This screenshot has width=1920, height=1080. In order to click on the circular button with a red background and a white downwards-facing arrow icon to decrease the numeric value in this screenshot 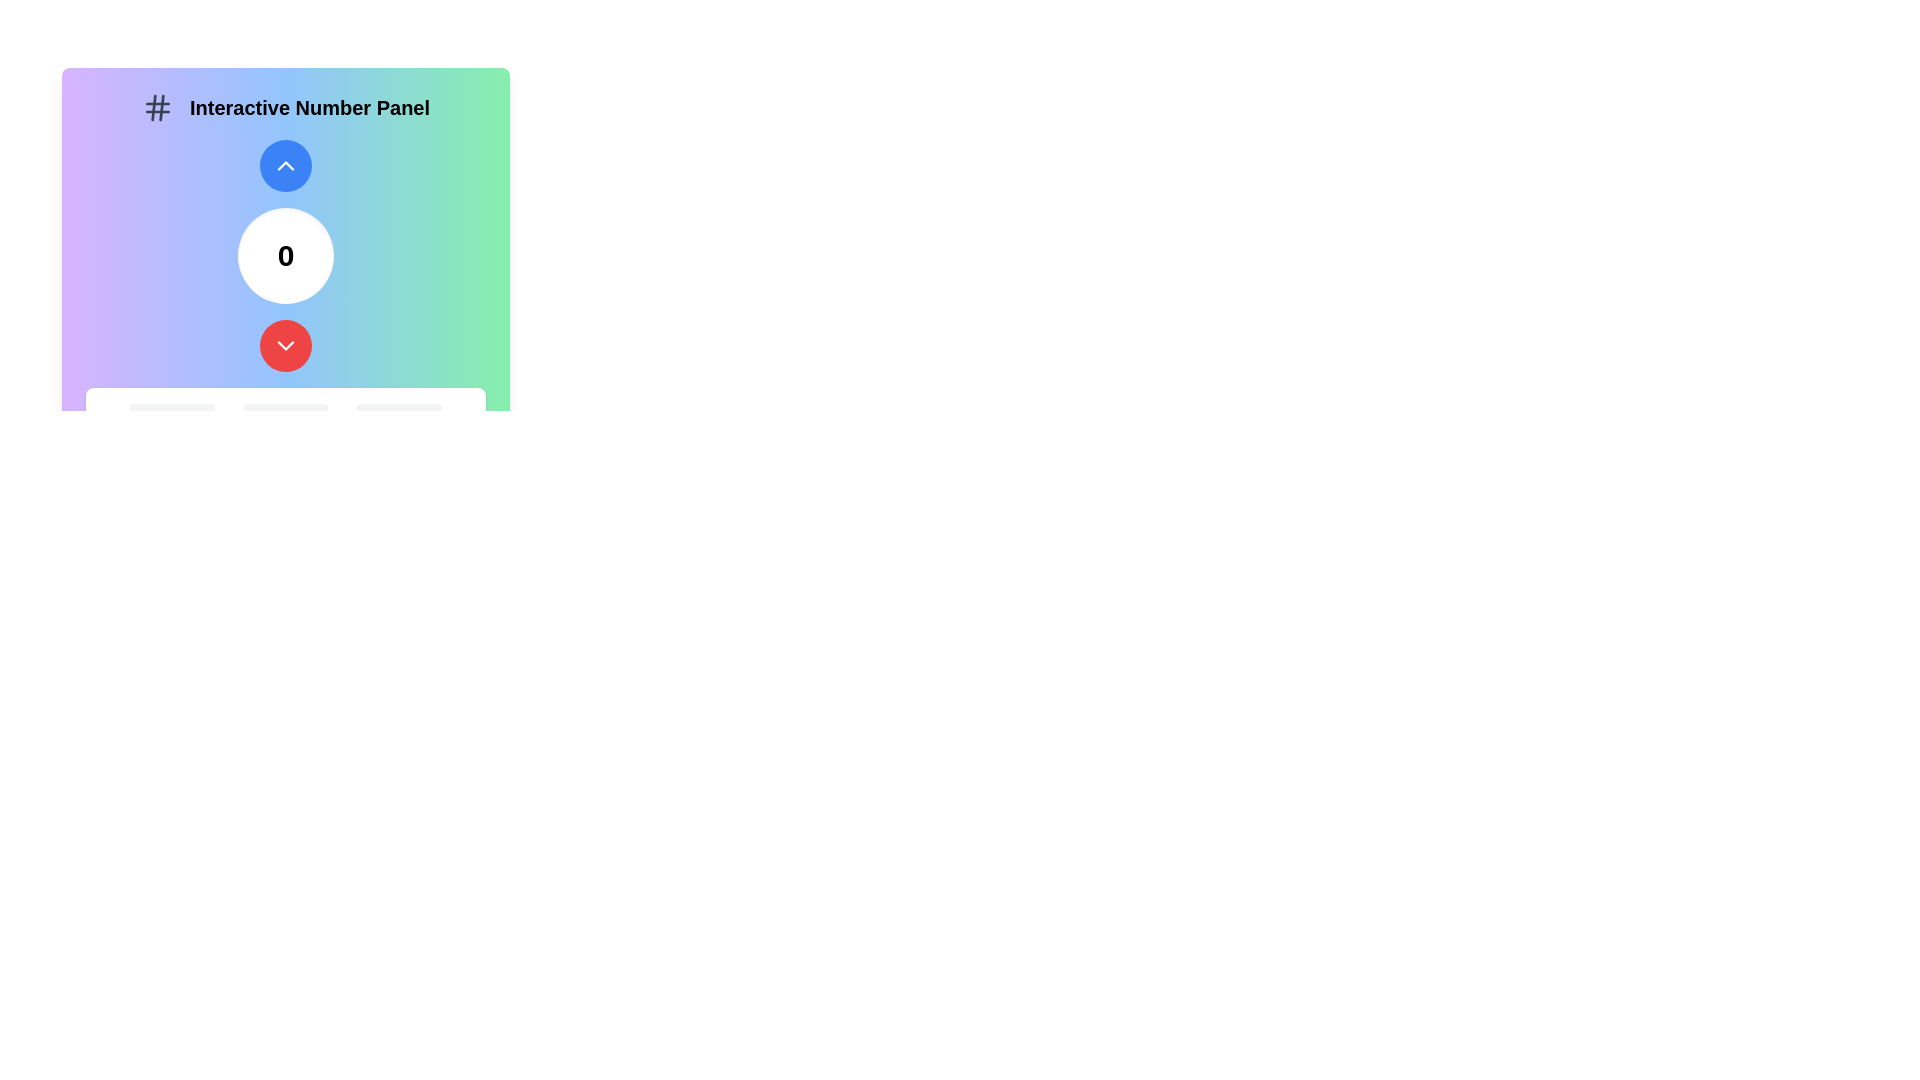, I will do `click(285, 345)`.